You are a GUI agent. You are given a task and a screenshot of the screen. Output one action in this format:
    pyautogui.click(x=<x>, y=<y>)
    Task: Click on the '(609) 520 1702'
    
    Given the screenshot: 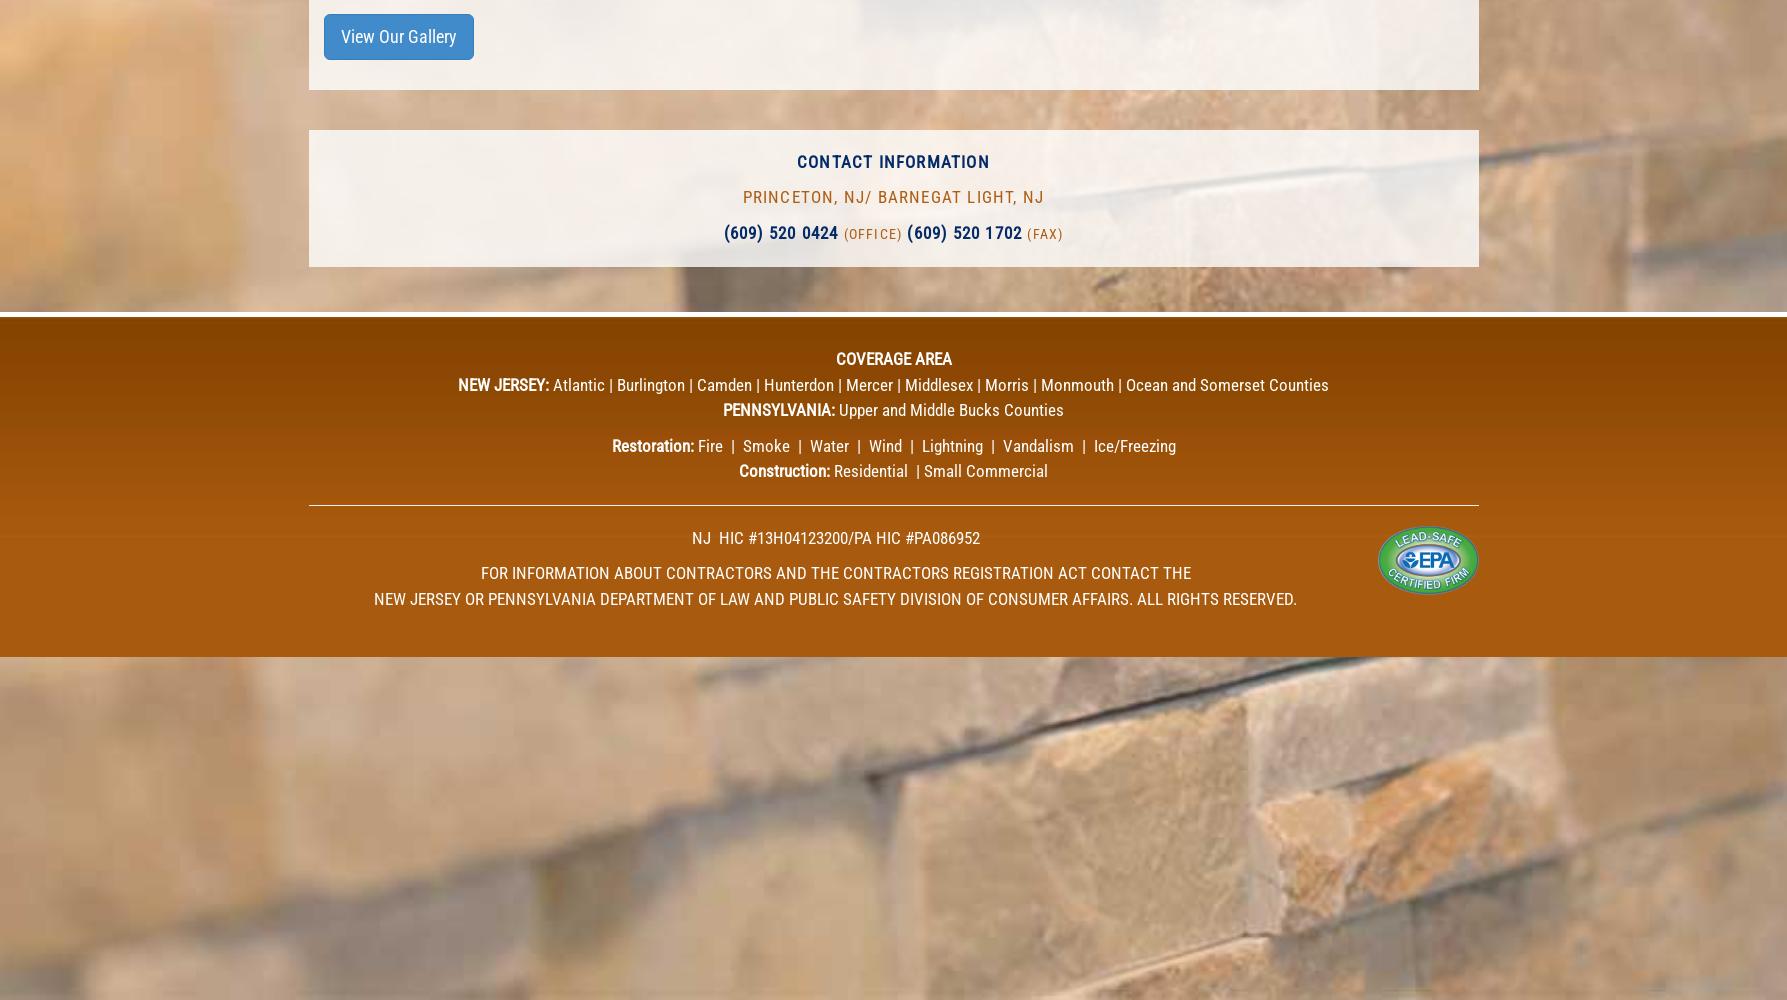 What is the action you would take?
    pyautogui.click(x=963, y=231)
    